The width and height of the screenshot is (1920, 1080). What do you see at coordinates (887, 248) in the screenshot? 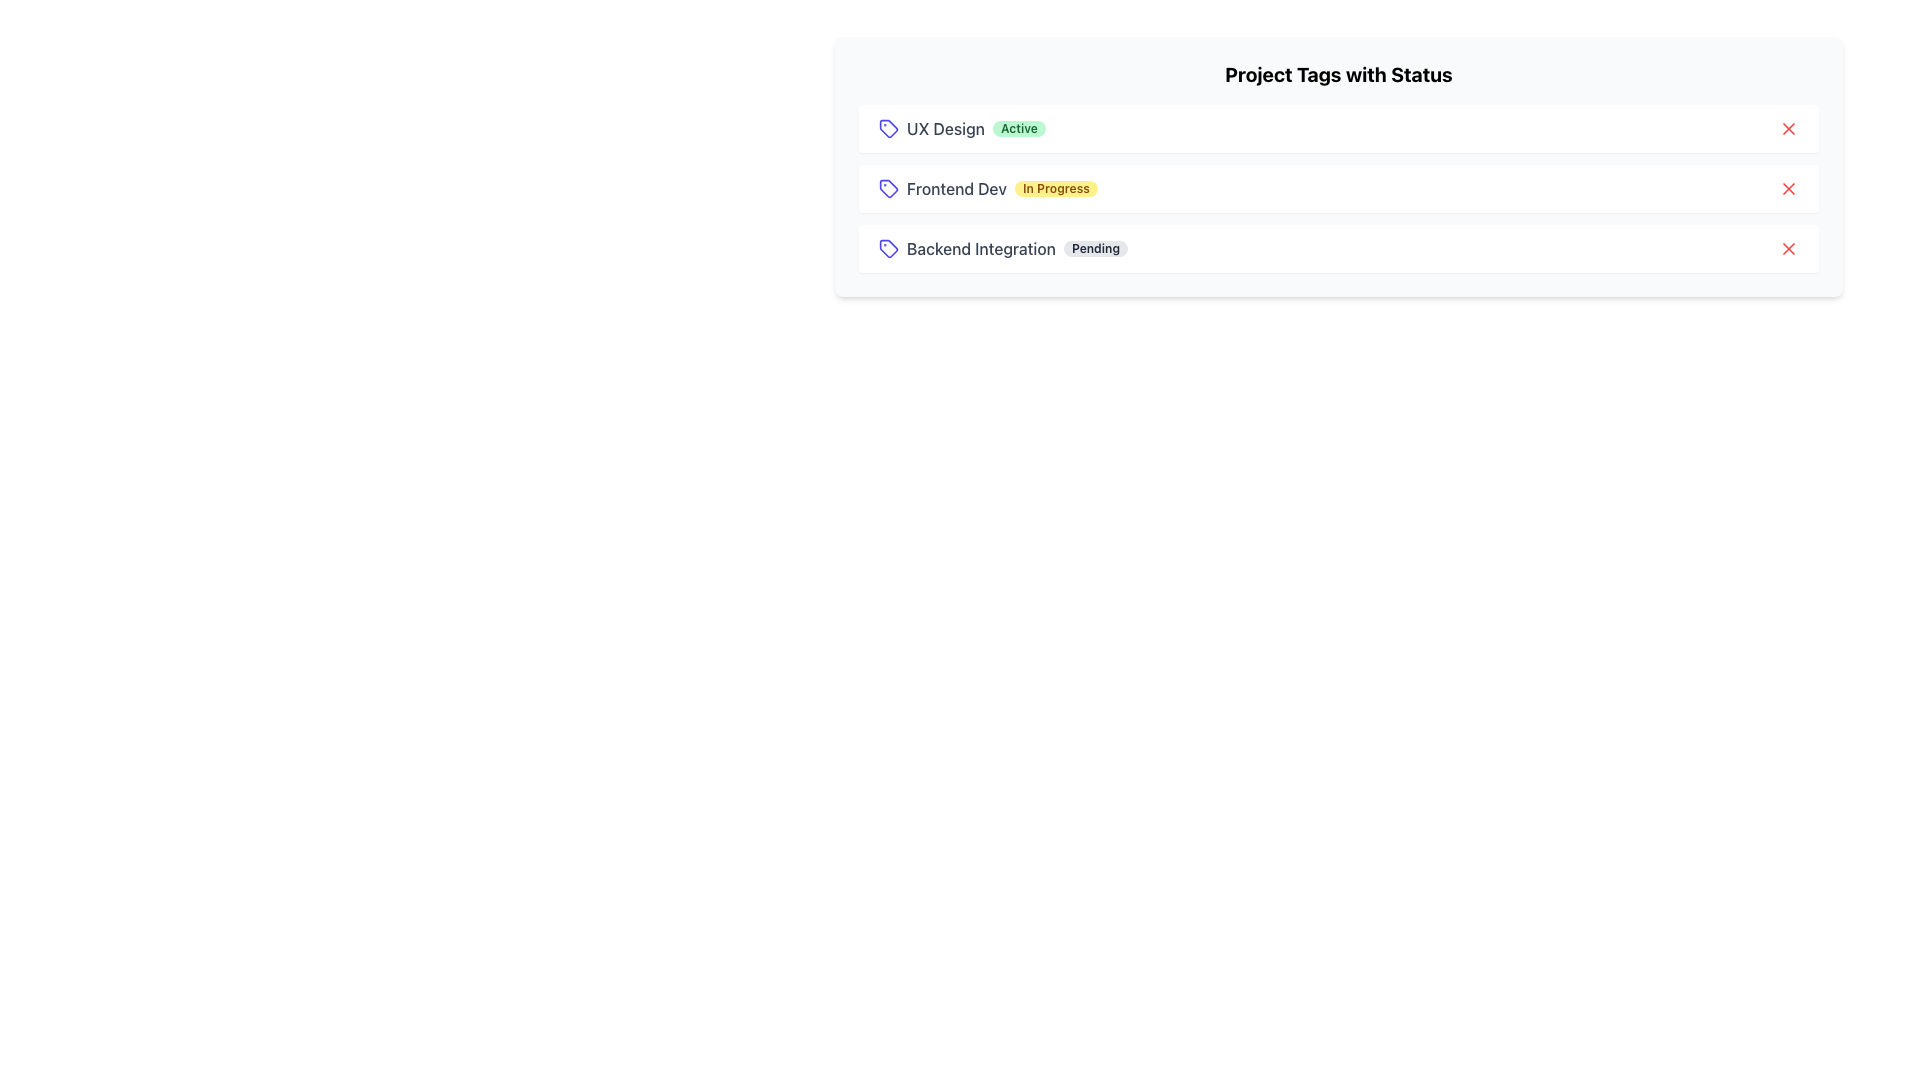
I see `the angular-shaped tag icon located next to the 'Pending' label in the 'Backend Integration' line item` at bounding box center [887, 248].